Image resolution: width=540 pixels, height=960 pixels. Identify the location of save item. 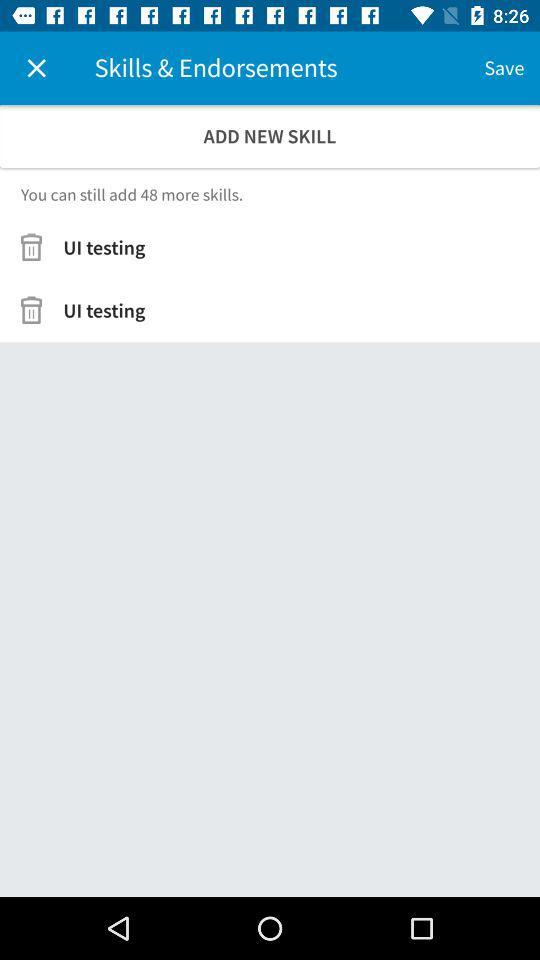
(503, 68).